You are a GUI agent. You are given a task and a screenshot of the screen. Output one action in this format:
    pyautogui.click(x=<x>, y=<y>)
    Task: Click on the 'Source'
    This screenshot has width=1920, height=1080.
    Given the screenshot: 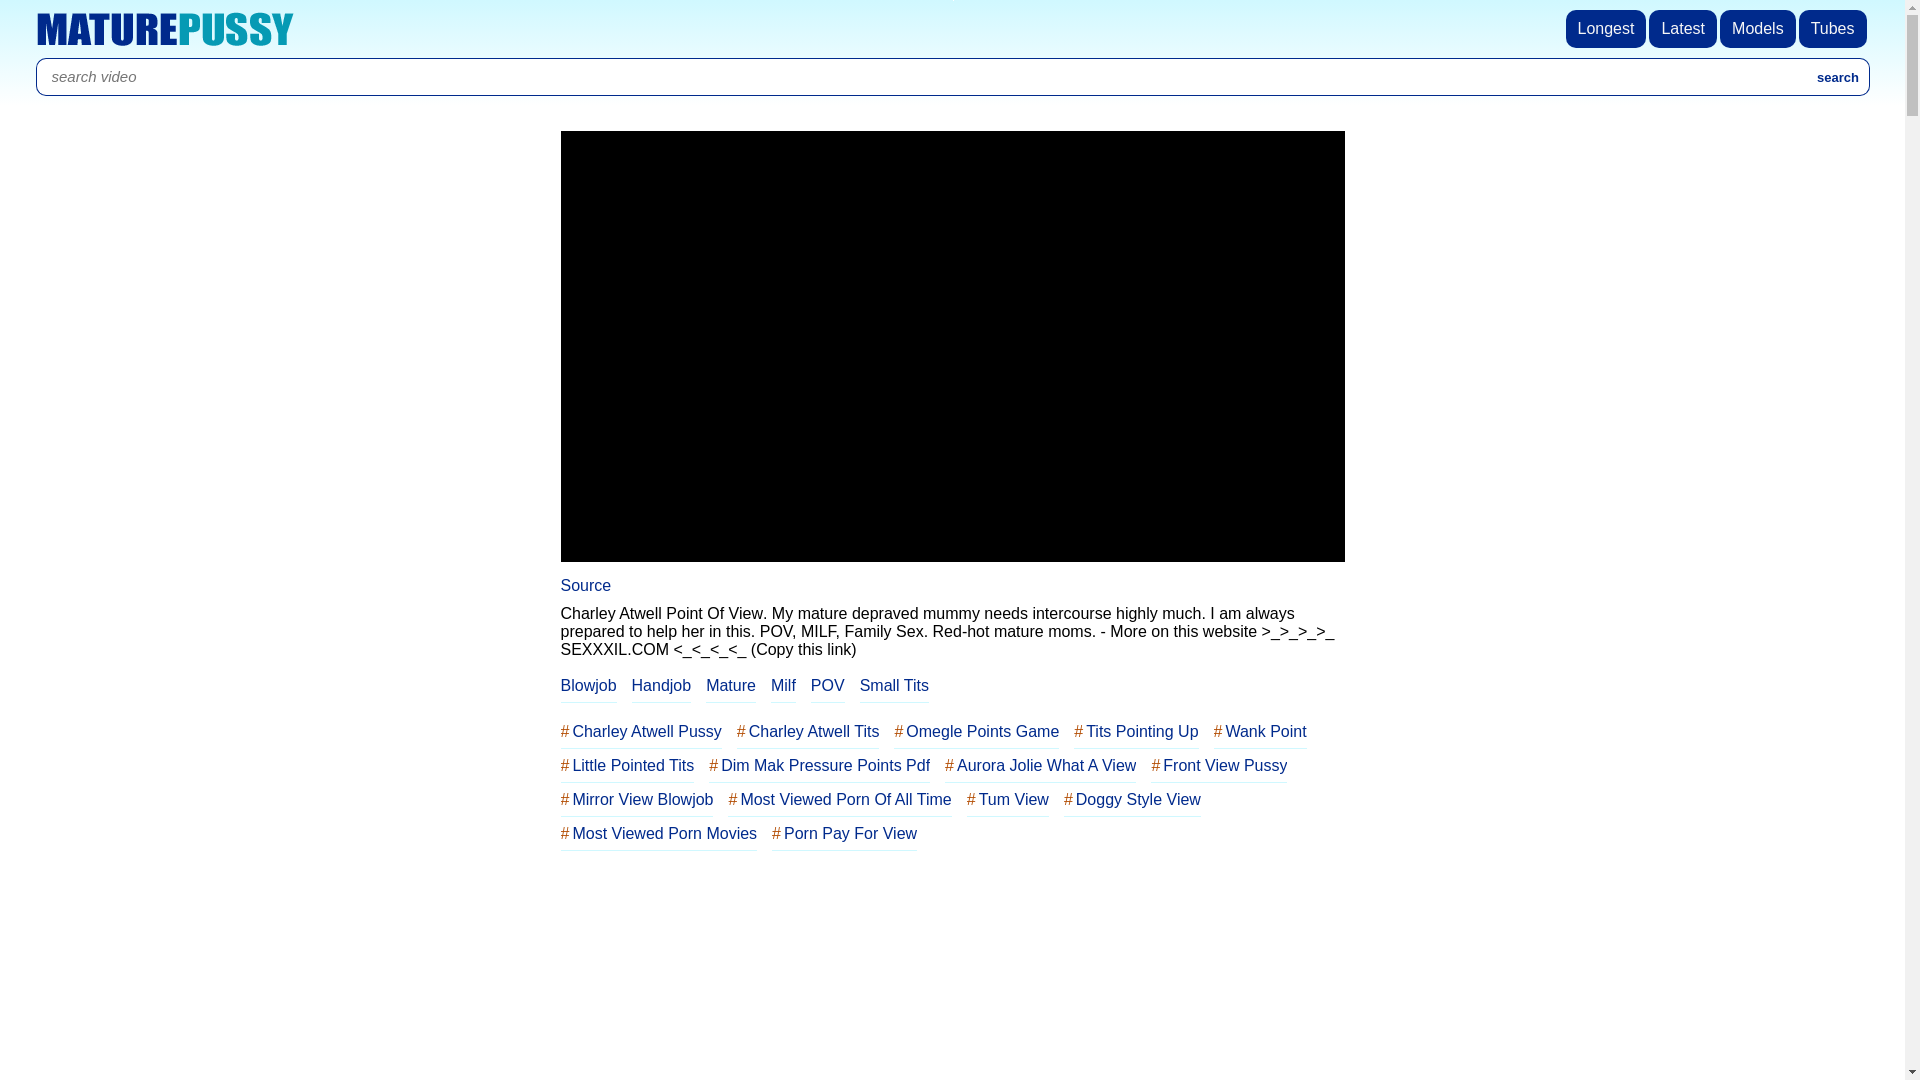 What is the action you would take?
    pyautogui.click(x=584, y=585)
    